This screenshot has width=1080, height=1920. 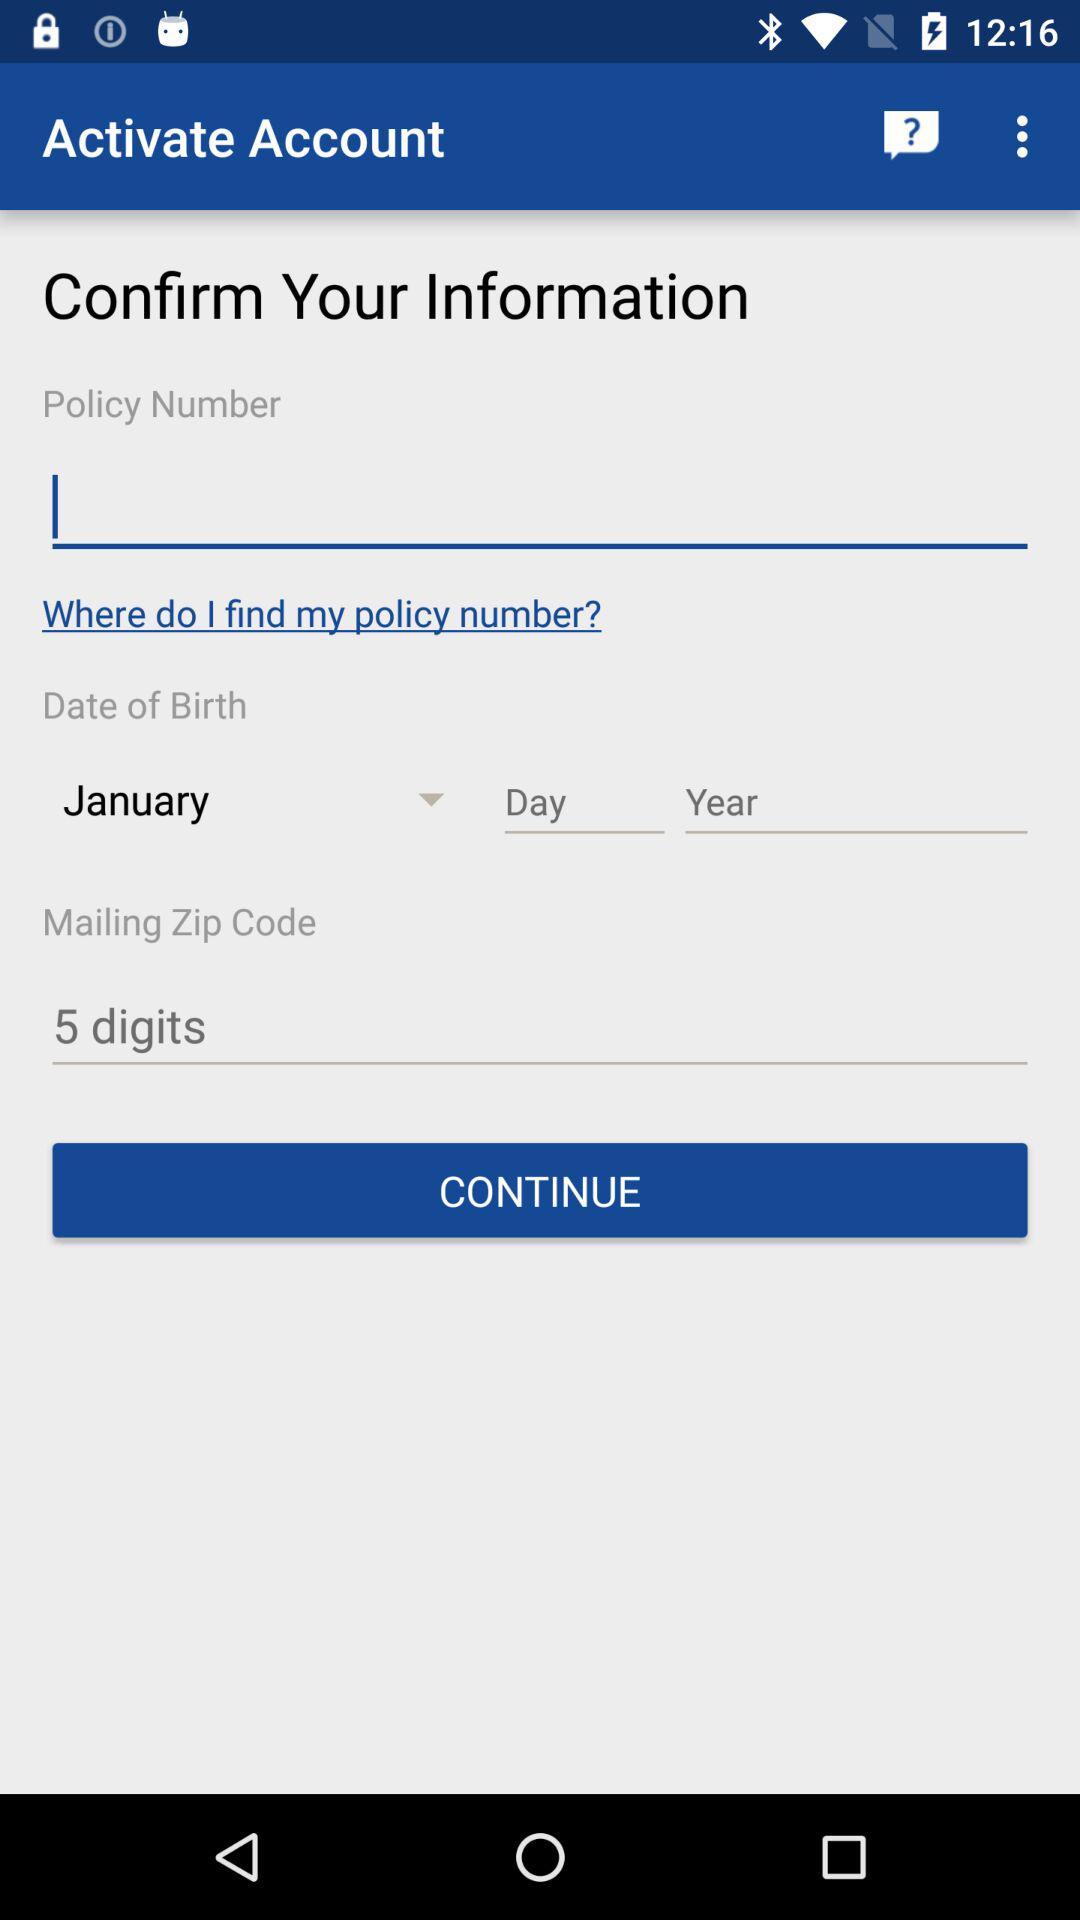 What do you see at coordinates (540, 507) in the screenshot?
I see `the item above where do i item` at bounding box center [540, 507].